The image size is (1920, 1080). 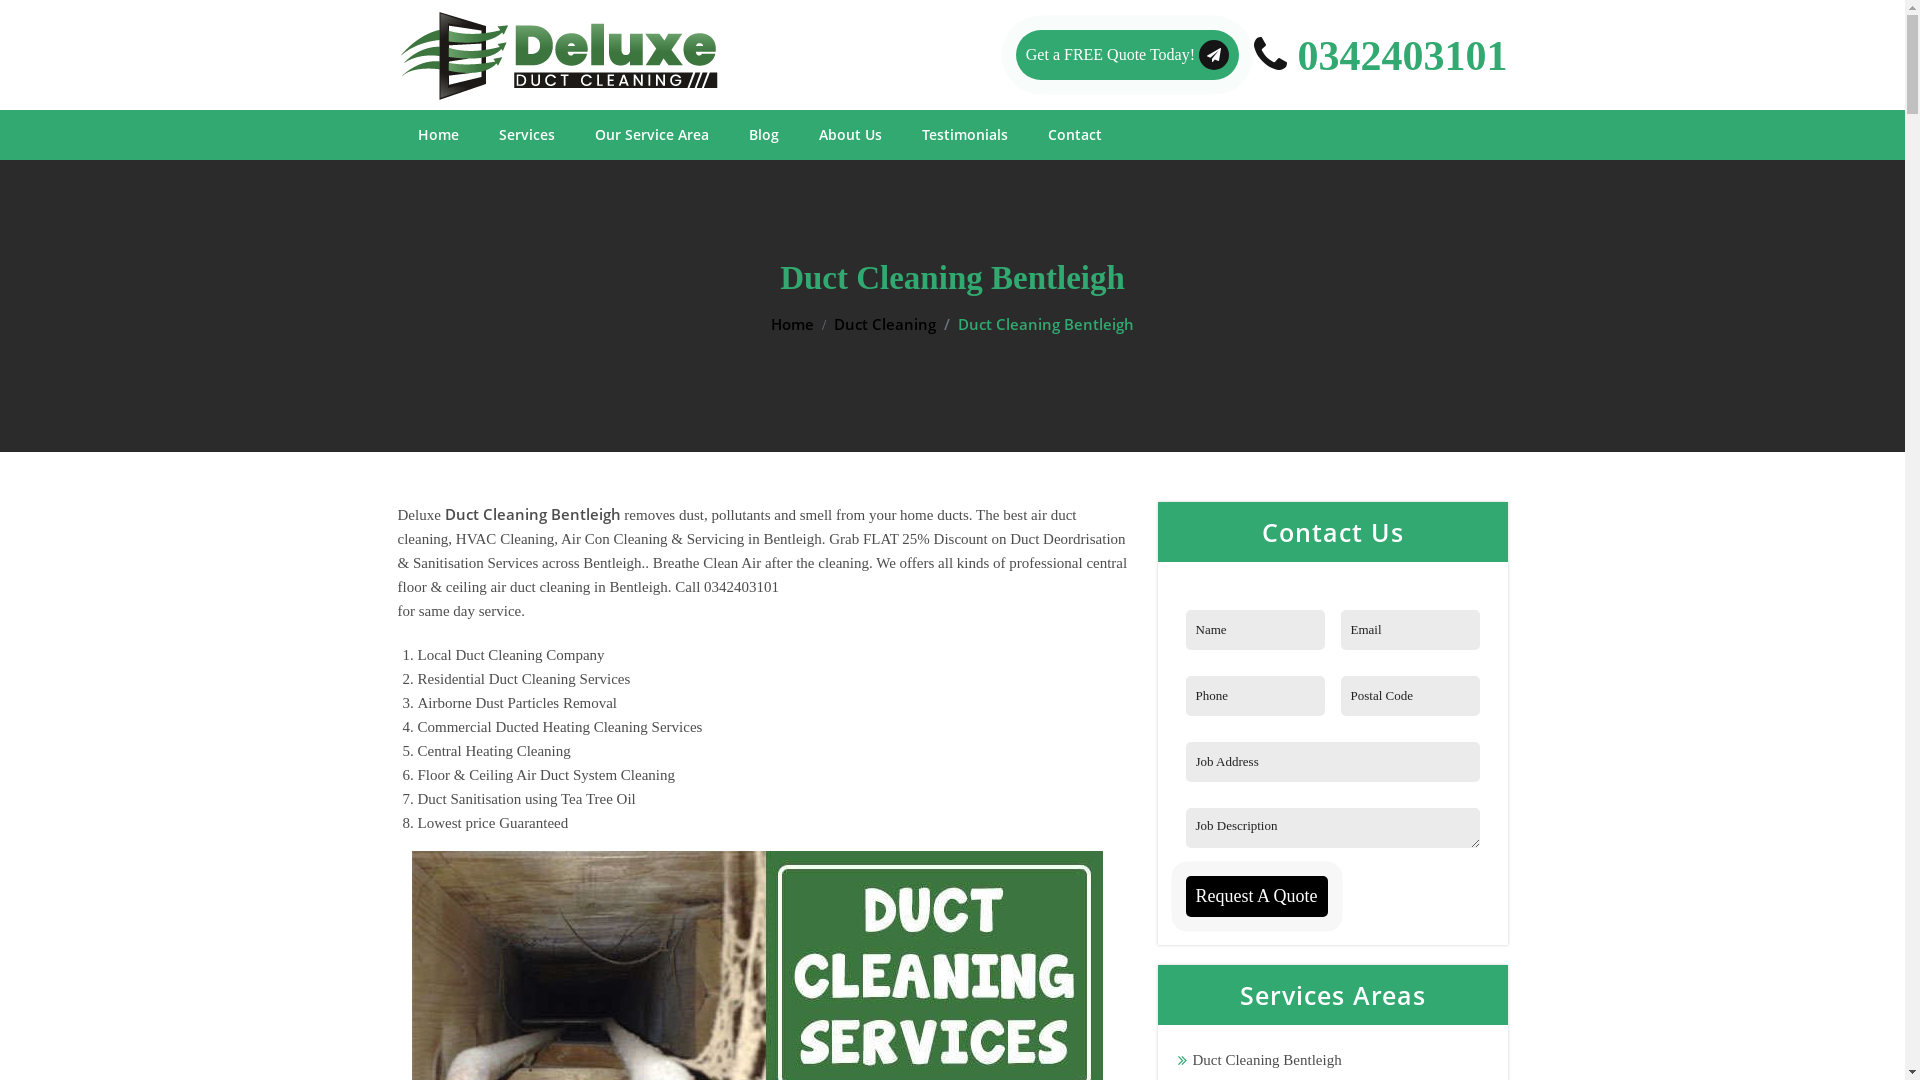 I want to click on 'Get a FREE Quote Today!', so click(x=1127, y=53).